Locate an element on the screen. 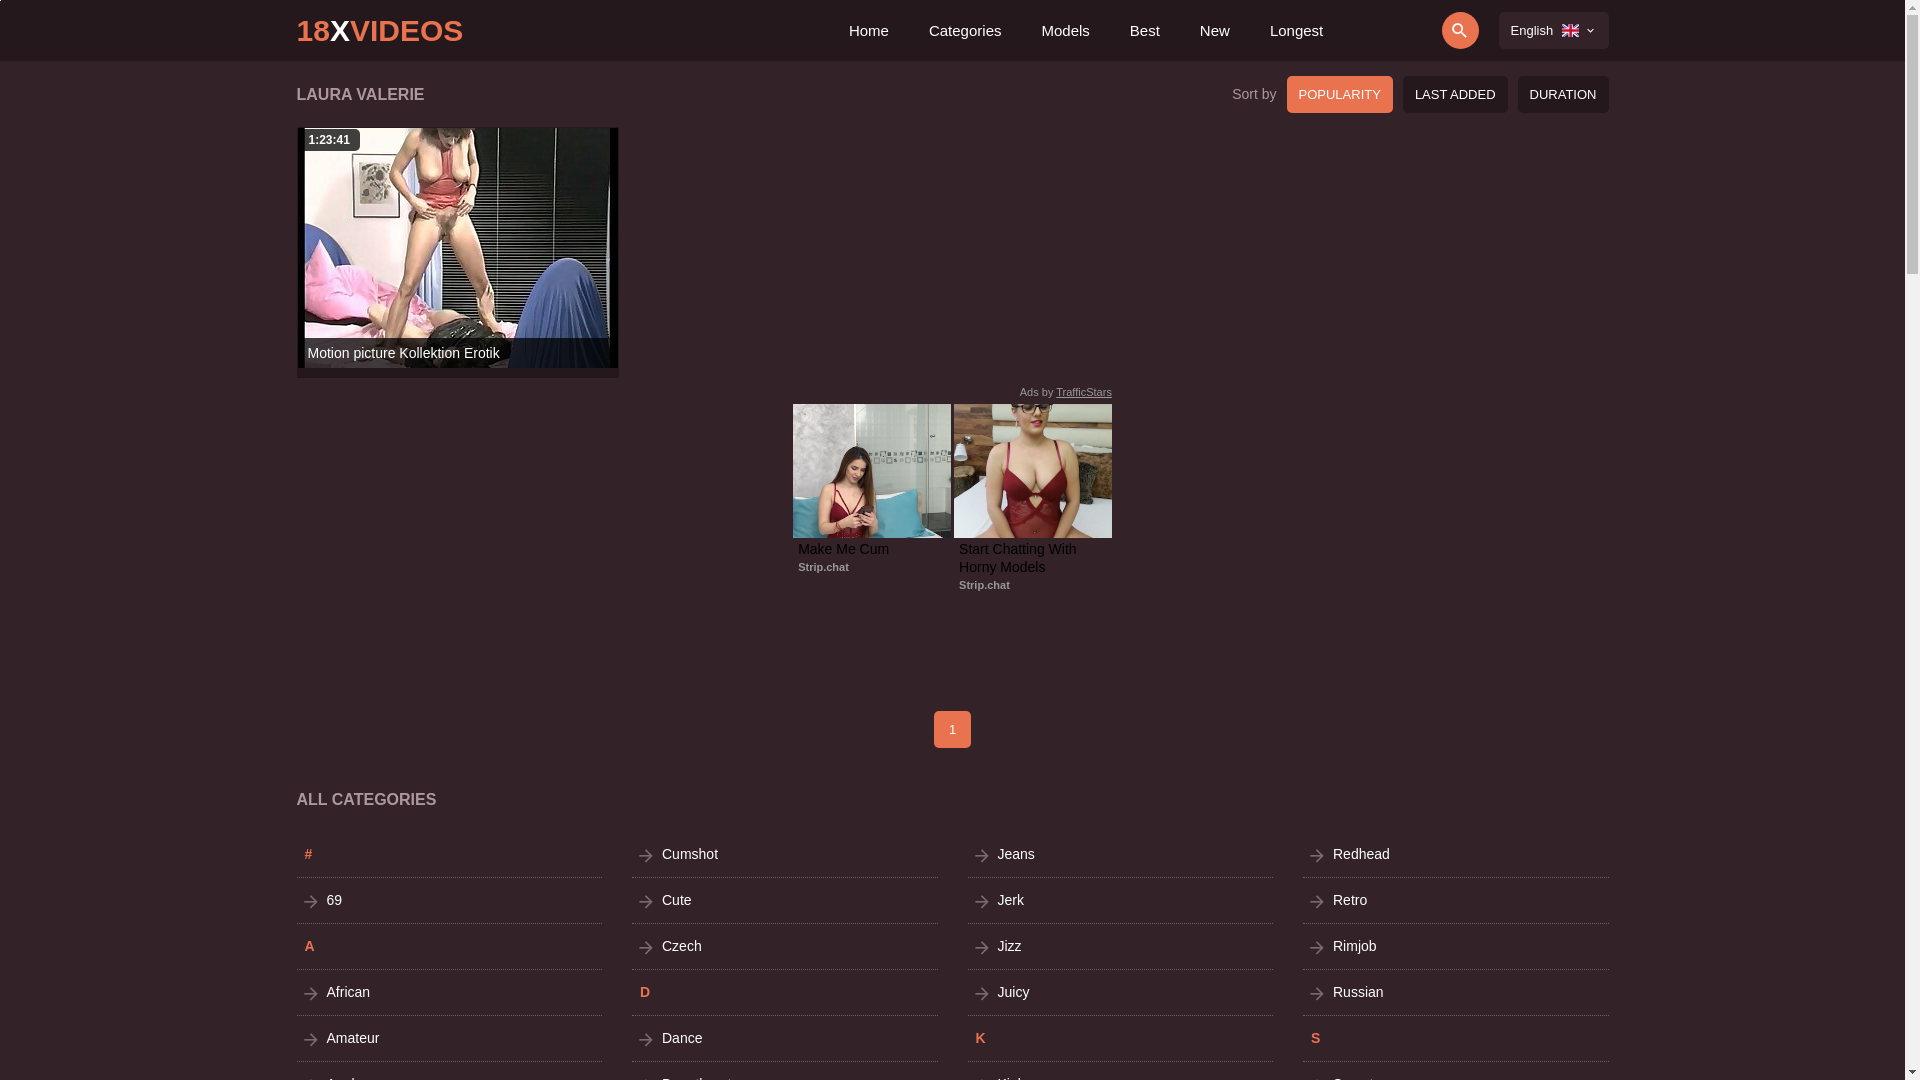 The image size is (1920, 1080). 'Dance' is located at coordinates (784, 1037).